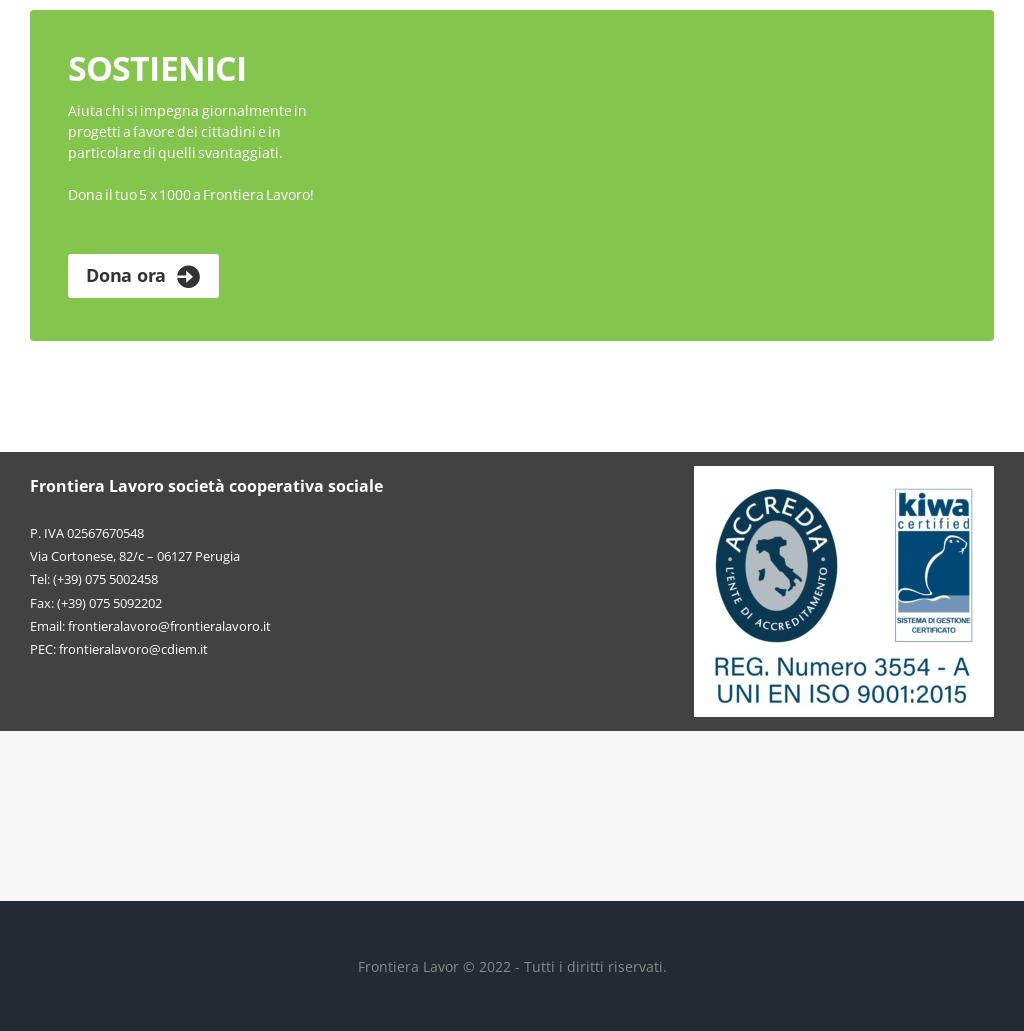  Describe the element at coordinates (43, 647) in the screenshot. I see `'PEC:'` at that location.